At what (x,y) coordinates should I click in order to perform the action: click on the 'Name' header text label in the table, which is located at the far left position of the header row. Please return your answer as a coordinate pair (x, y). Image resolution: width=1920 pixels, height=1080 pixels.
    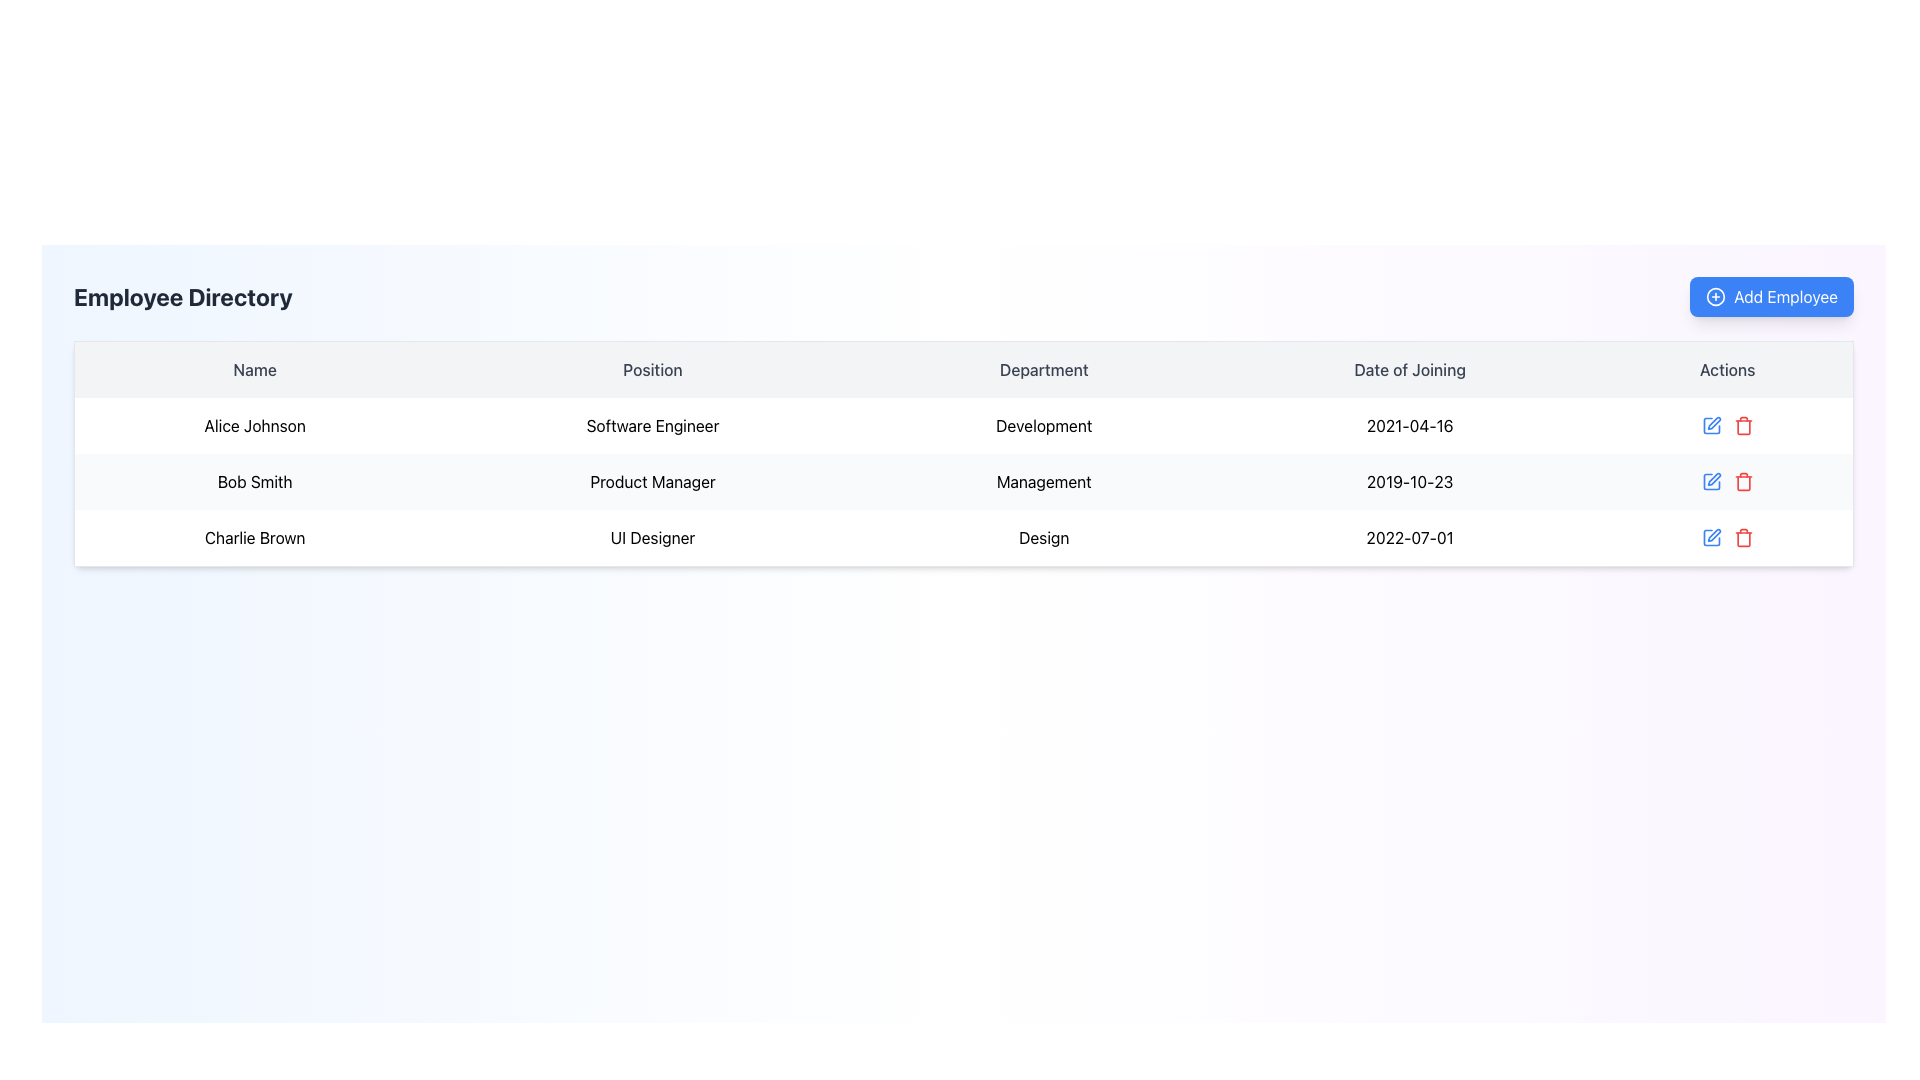
    Looking at the image, I should click on (253, 369).